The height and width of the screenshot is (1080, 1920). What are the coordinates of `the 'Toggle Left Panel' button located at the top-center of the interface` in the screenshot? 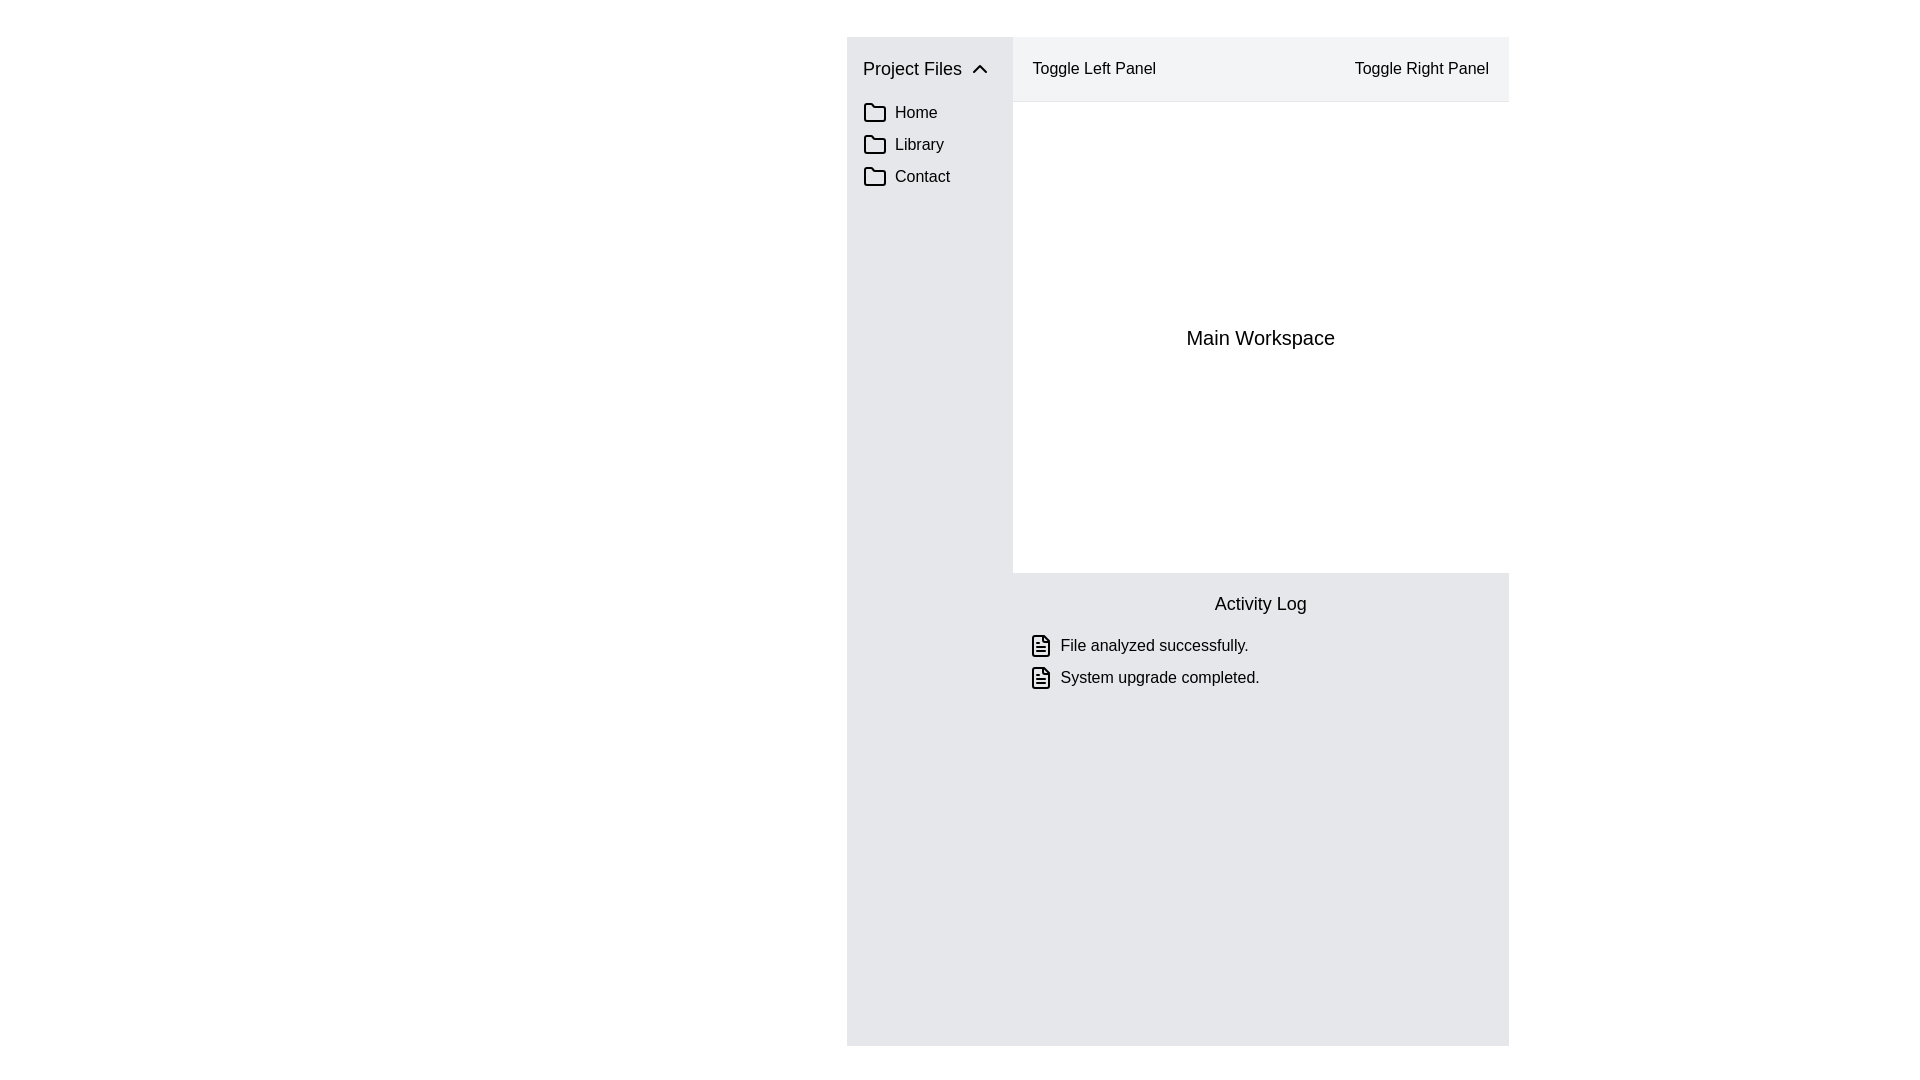 It's located at (1093, 68).